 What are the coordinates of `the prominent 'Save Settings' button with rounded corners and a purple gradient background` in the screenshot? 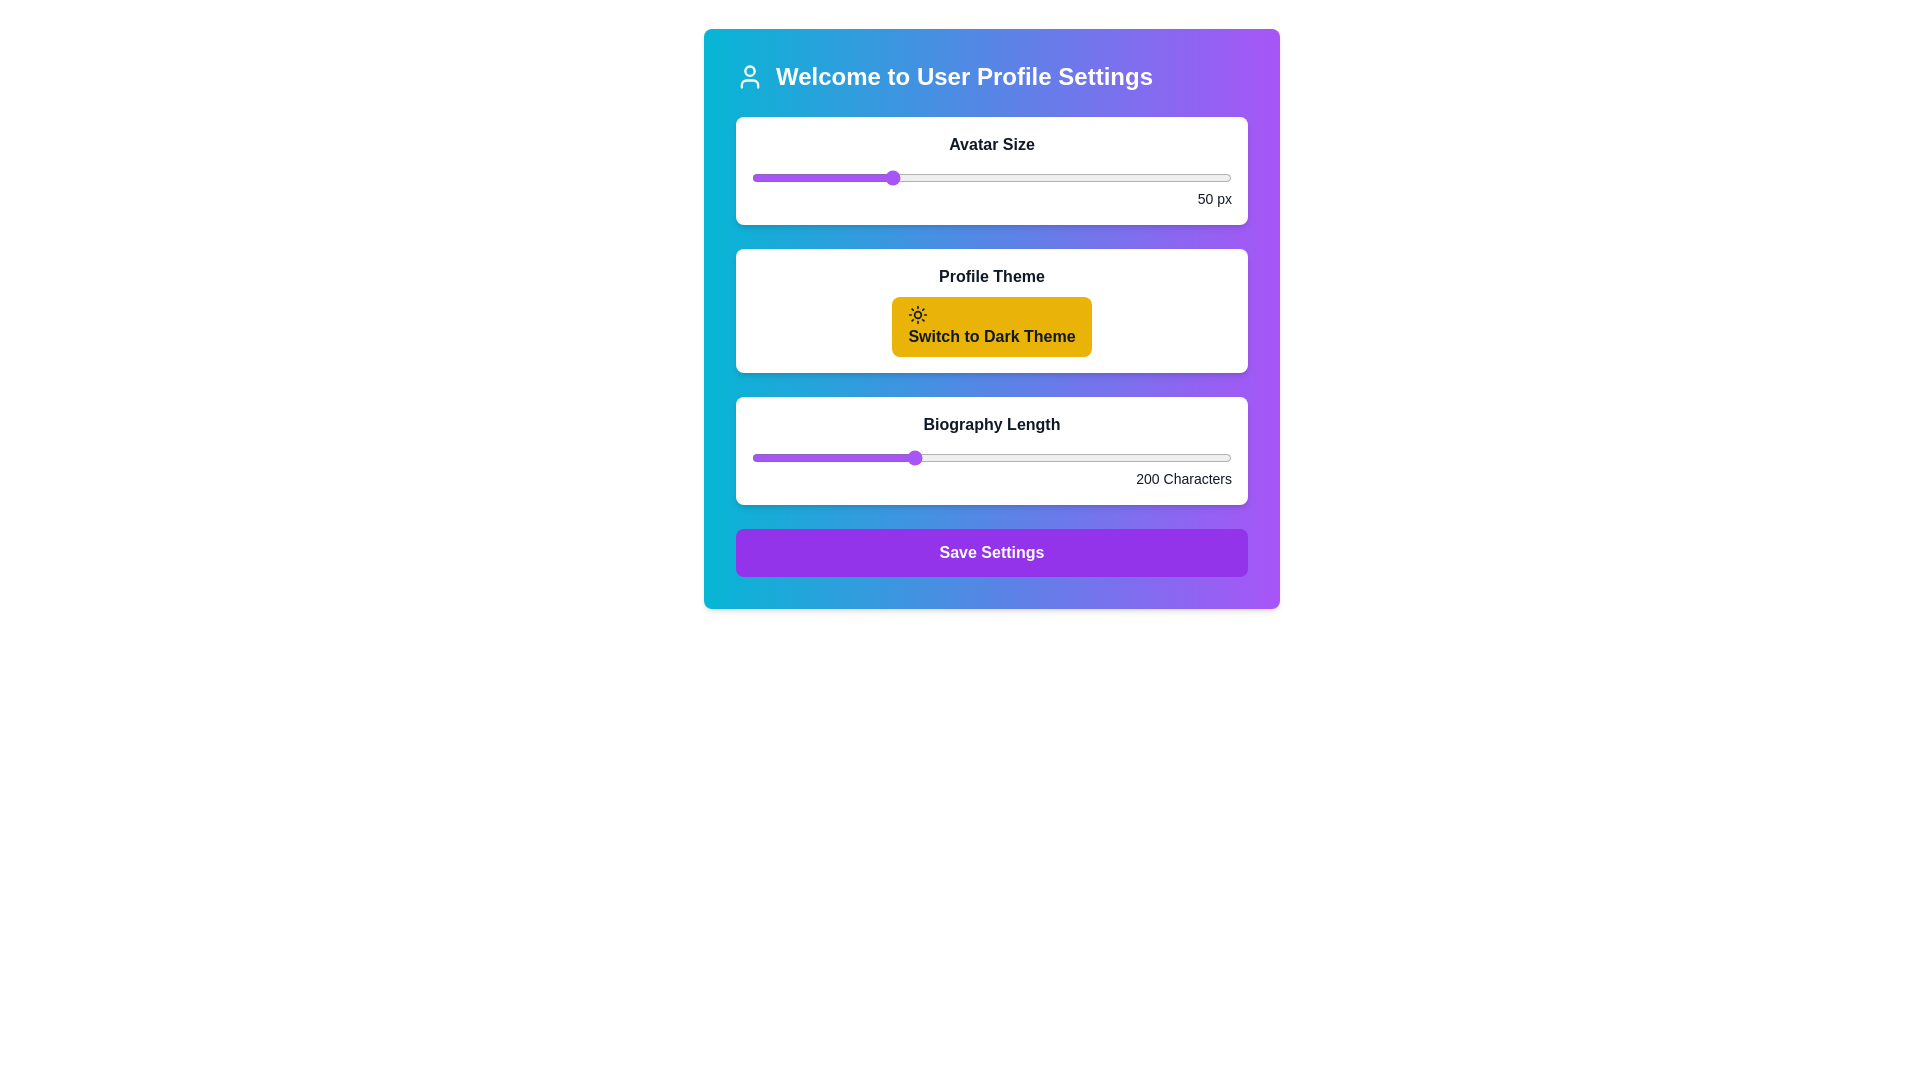 It's located at (992, 552).